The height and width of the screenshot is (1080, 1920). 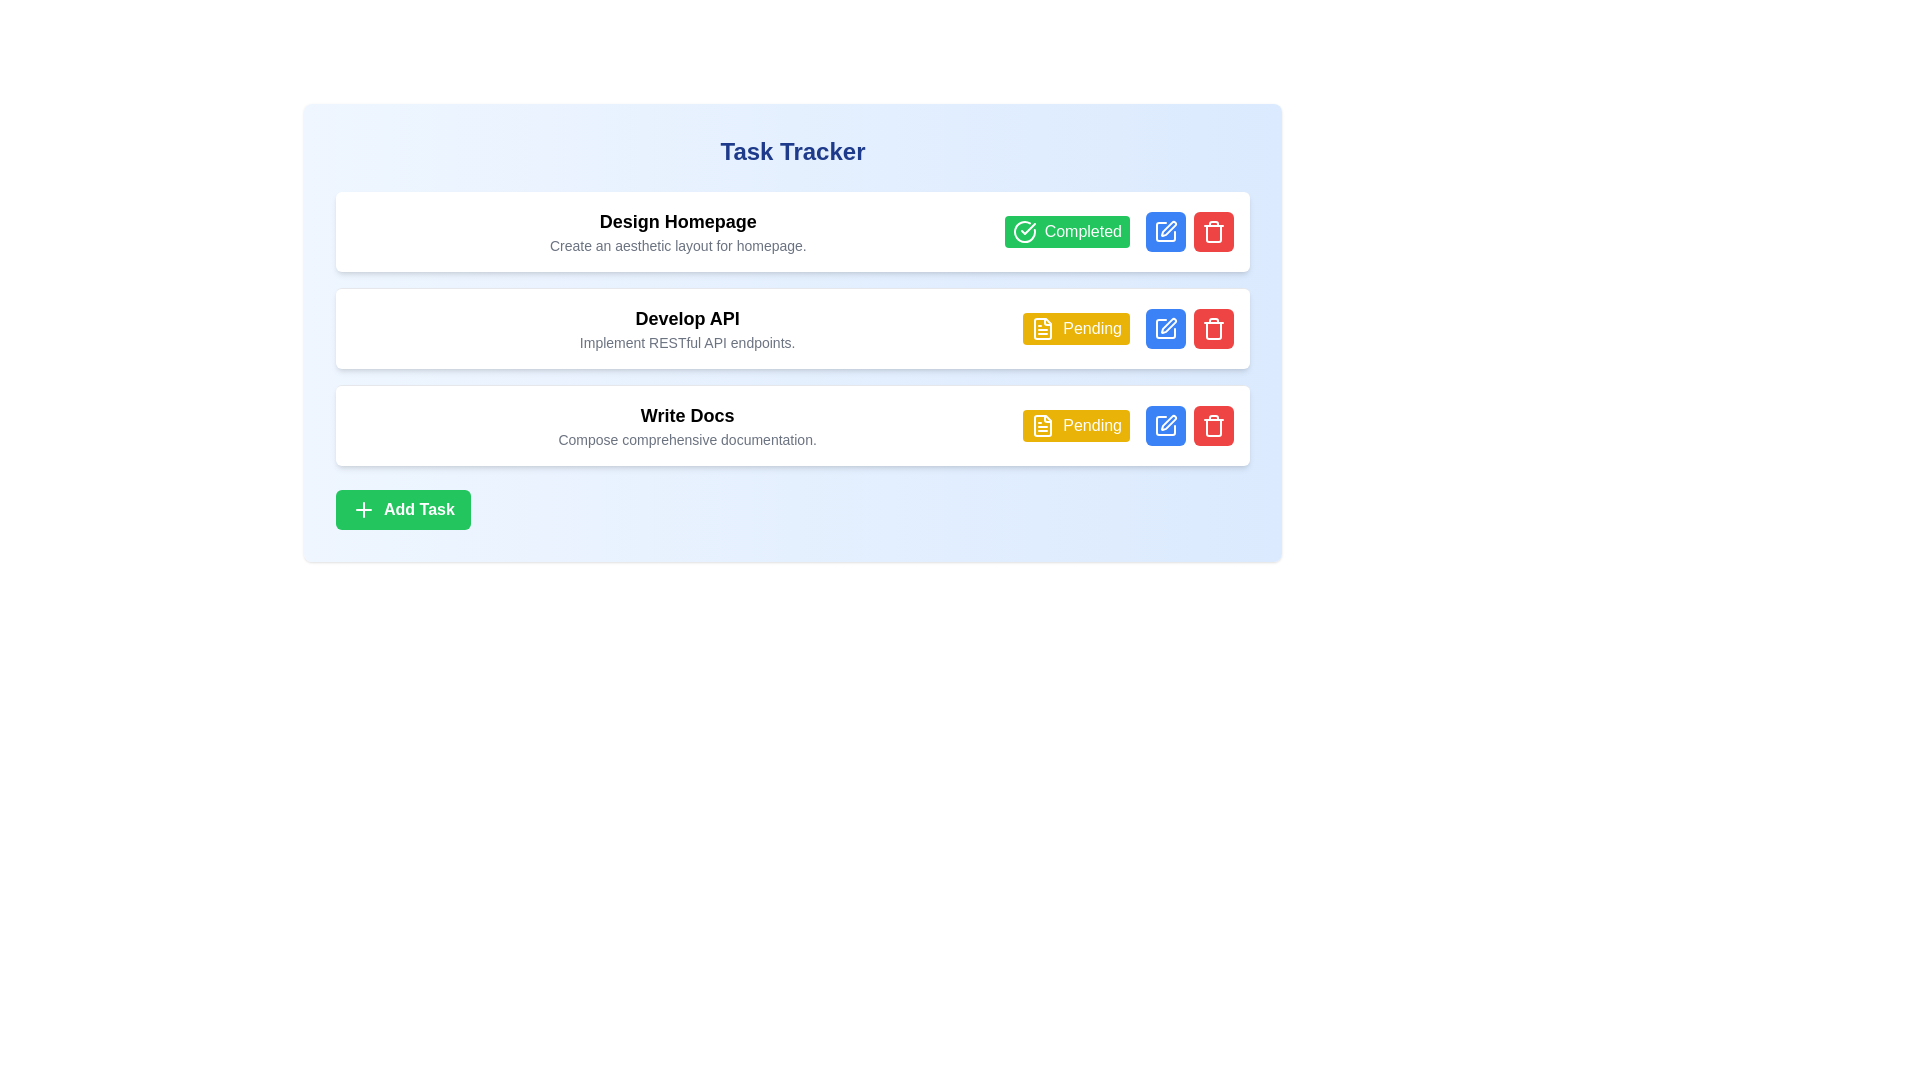 What do you see at coordinates (1075, 327) in the screenshot?
I see `the Status Indicator Label, which is a rectangular yellow button with rounded corners containing a document icon and the text 'Pending'. It is located in the rightmost section of the 'Develop API' task row` at bounding box center [1075, 327].